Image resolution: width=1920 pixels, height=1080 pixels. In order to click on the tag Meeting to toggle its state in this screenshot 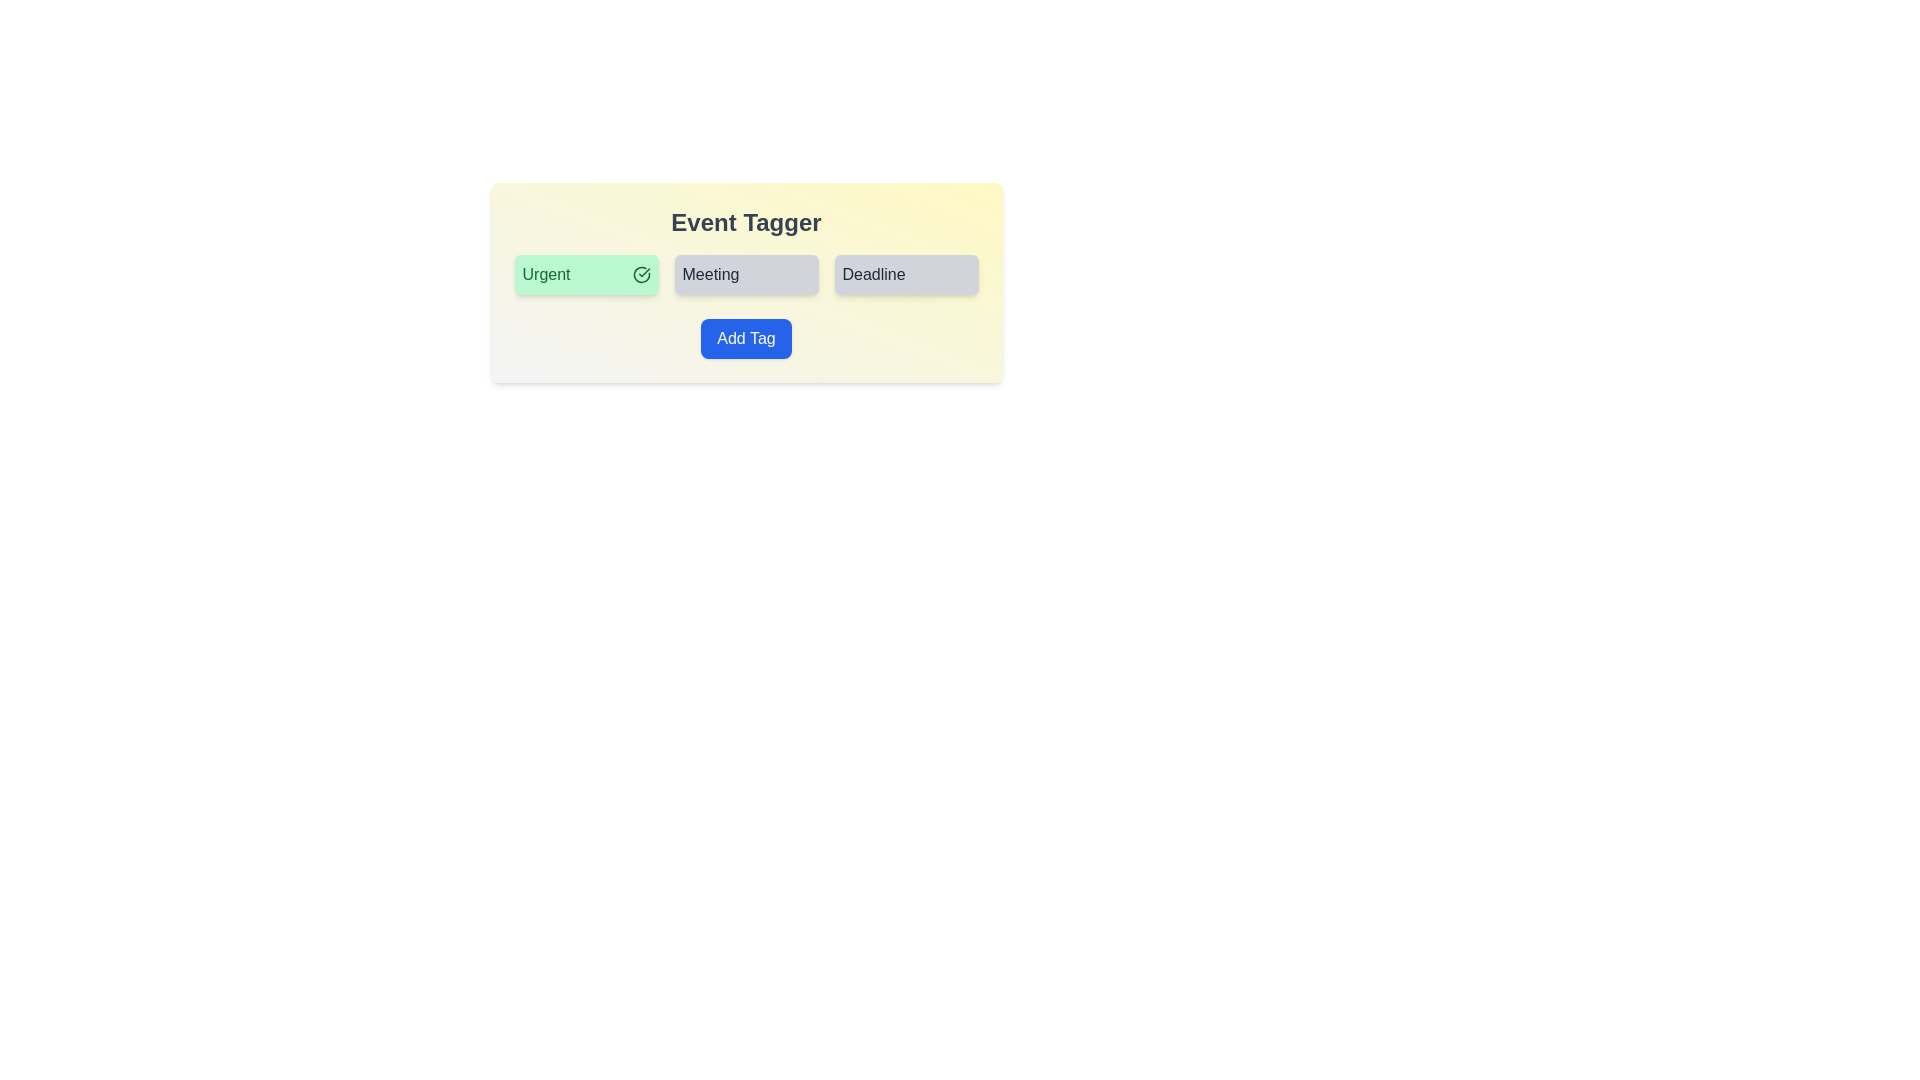, I will do `click(745, 274)`.